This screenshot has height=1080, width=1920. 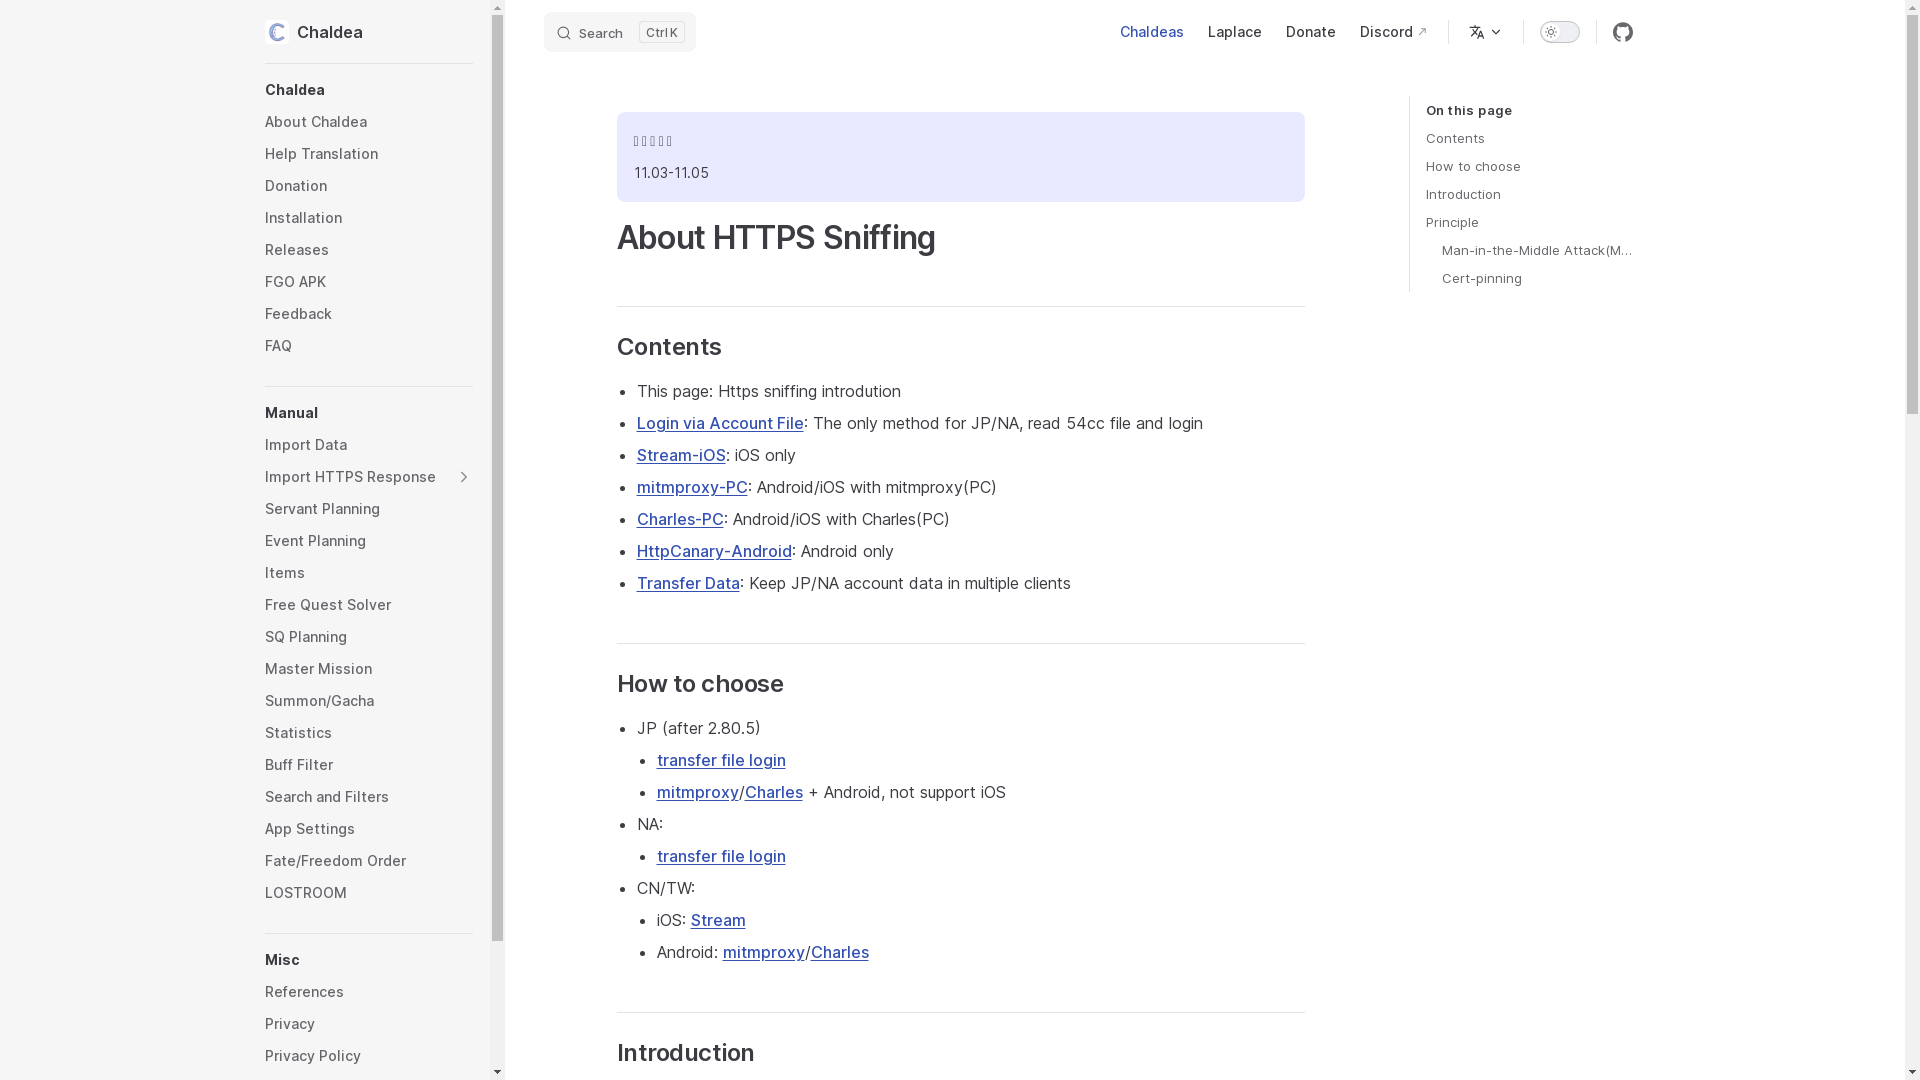 I want to click on 'HttpCanary-Android', so click(x=713, y=551).